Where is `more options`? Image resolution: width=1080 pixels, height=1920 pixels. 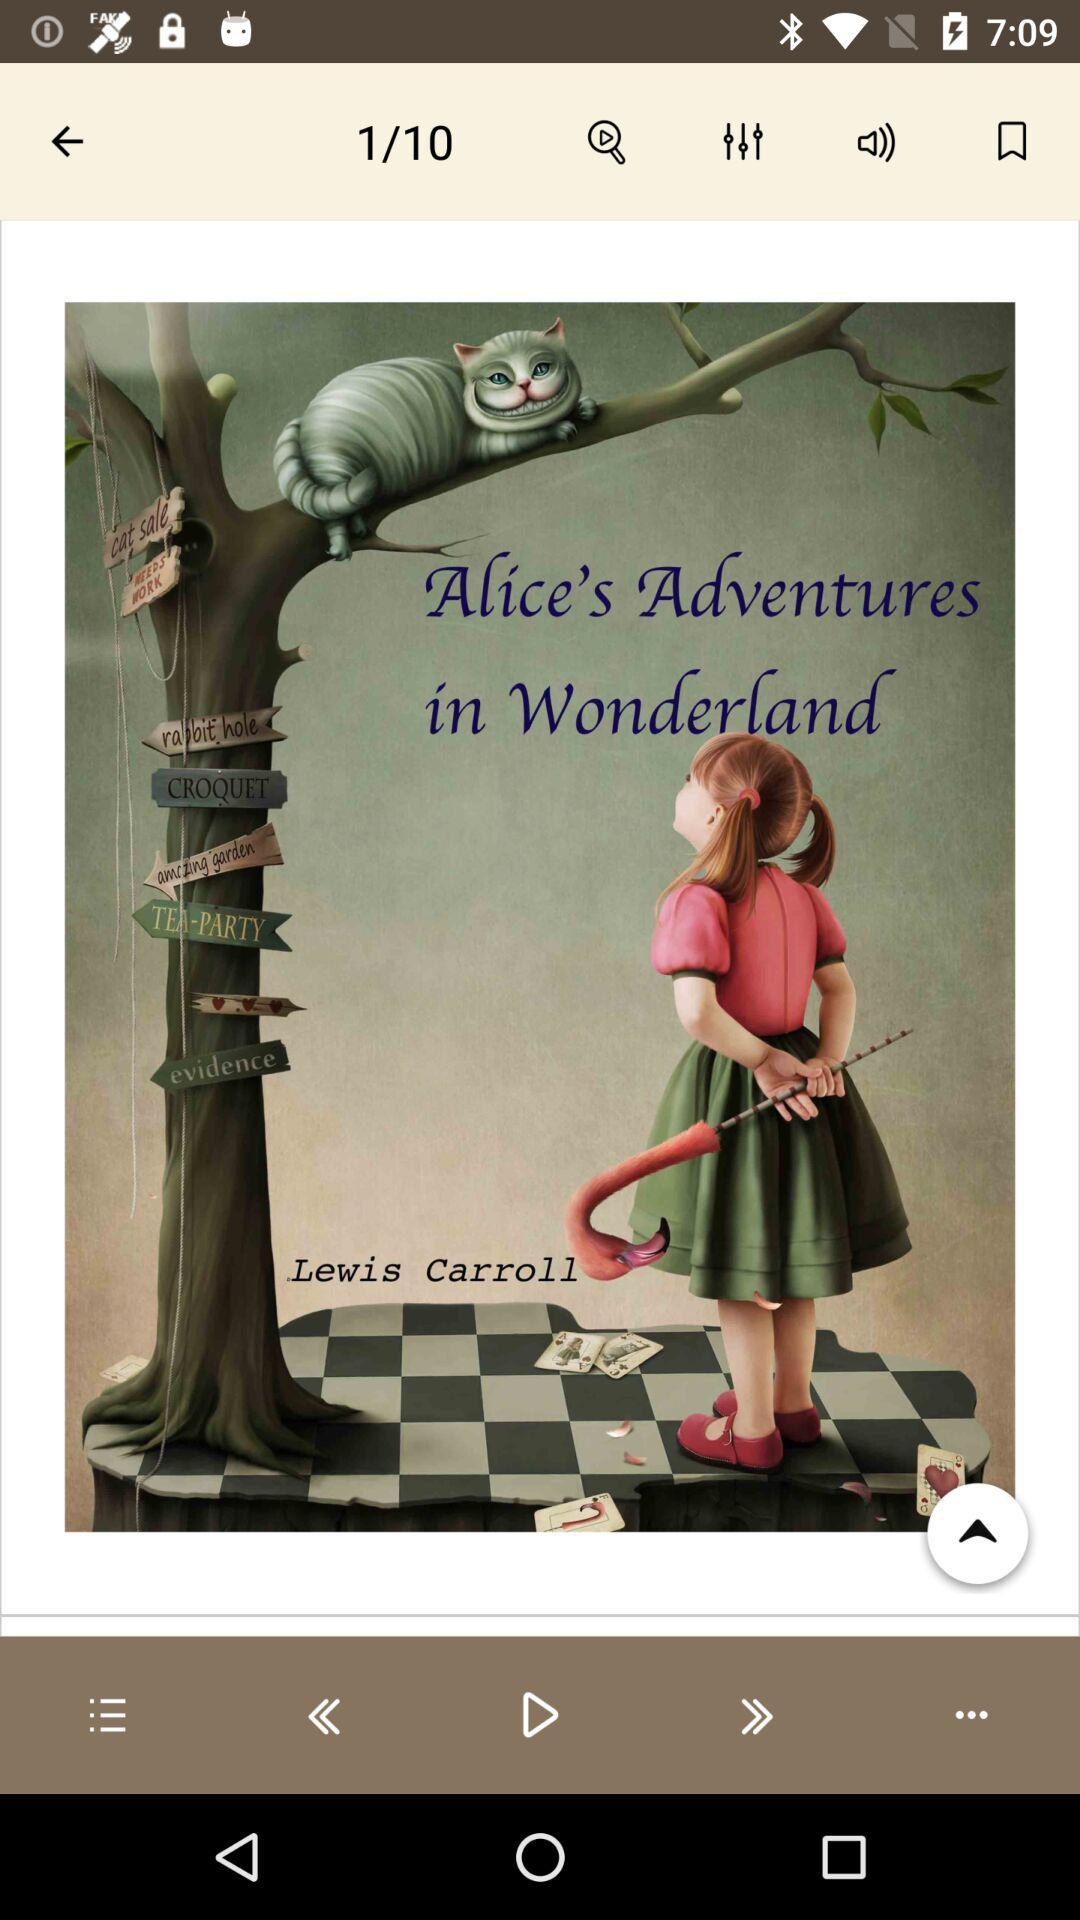 more options is located at coordinates (971, 1714).